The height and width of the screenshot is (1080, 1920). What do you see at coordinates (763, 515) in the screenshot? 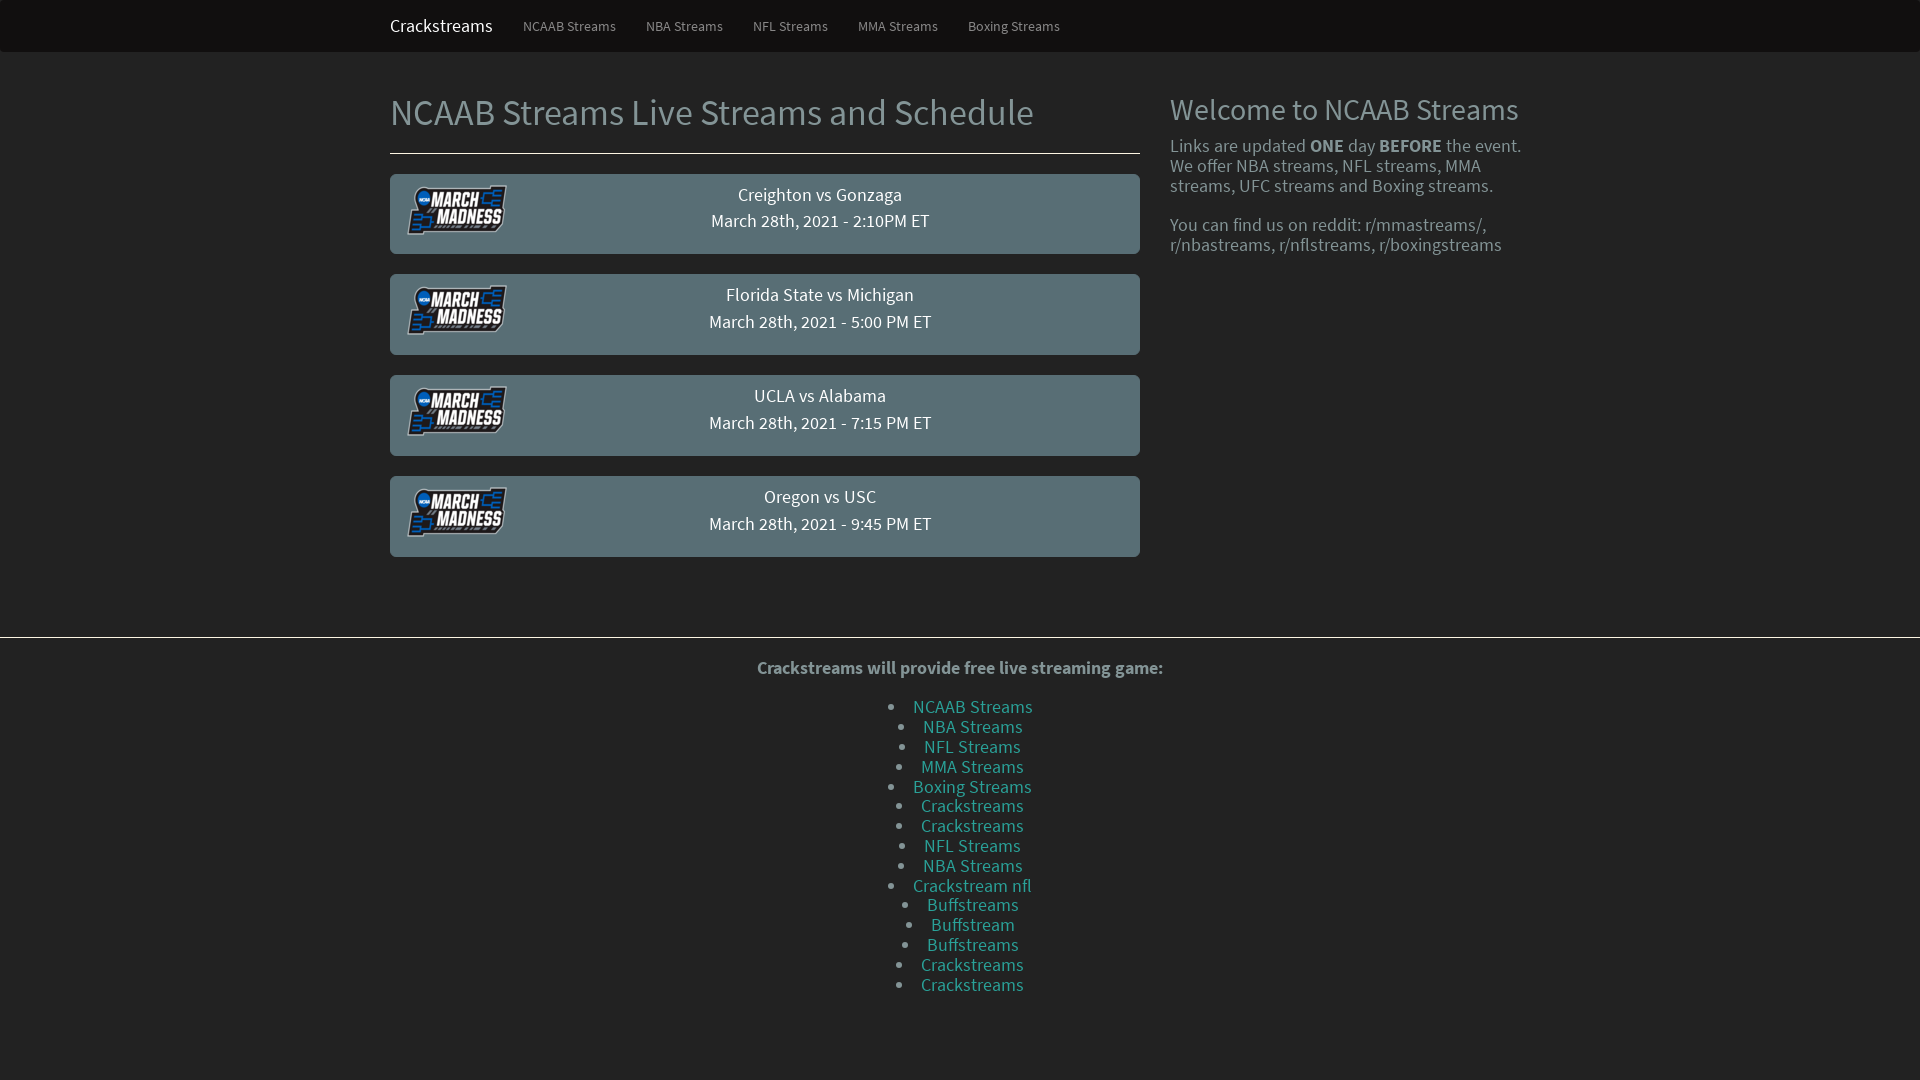
I see `'Oregon vs USC` at bounding box center [763, 515].